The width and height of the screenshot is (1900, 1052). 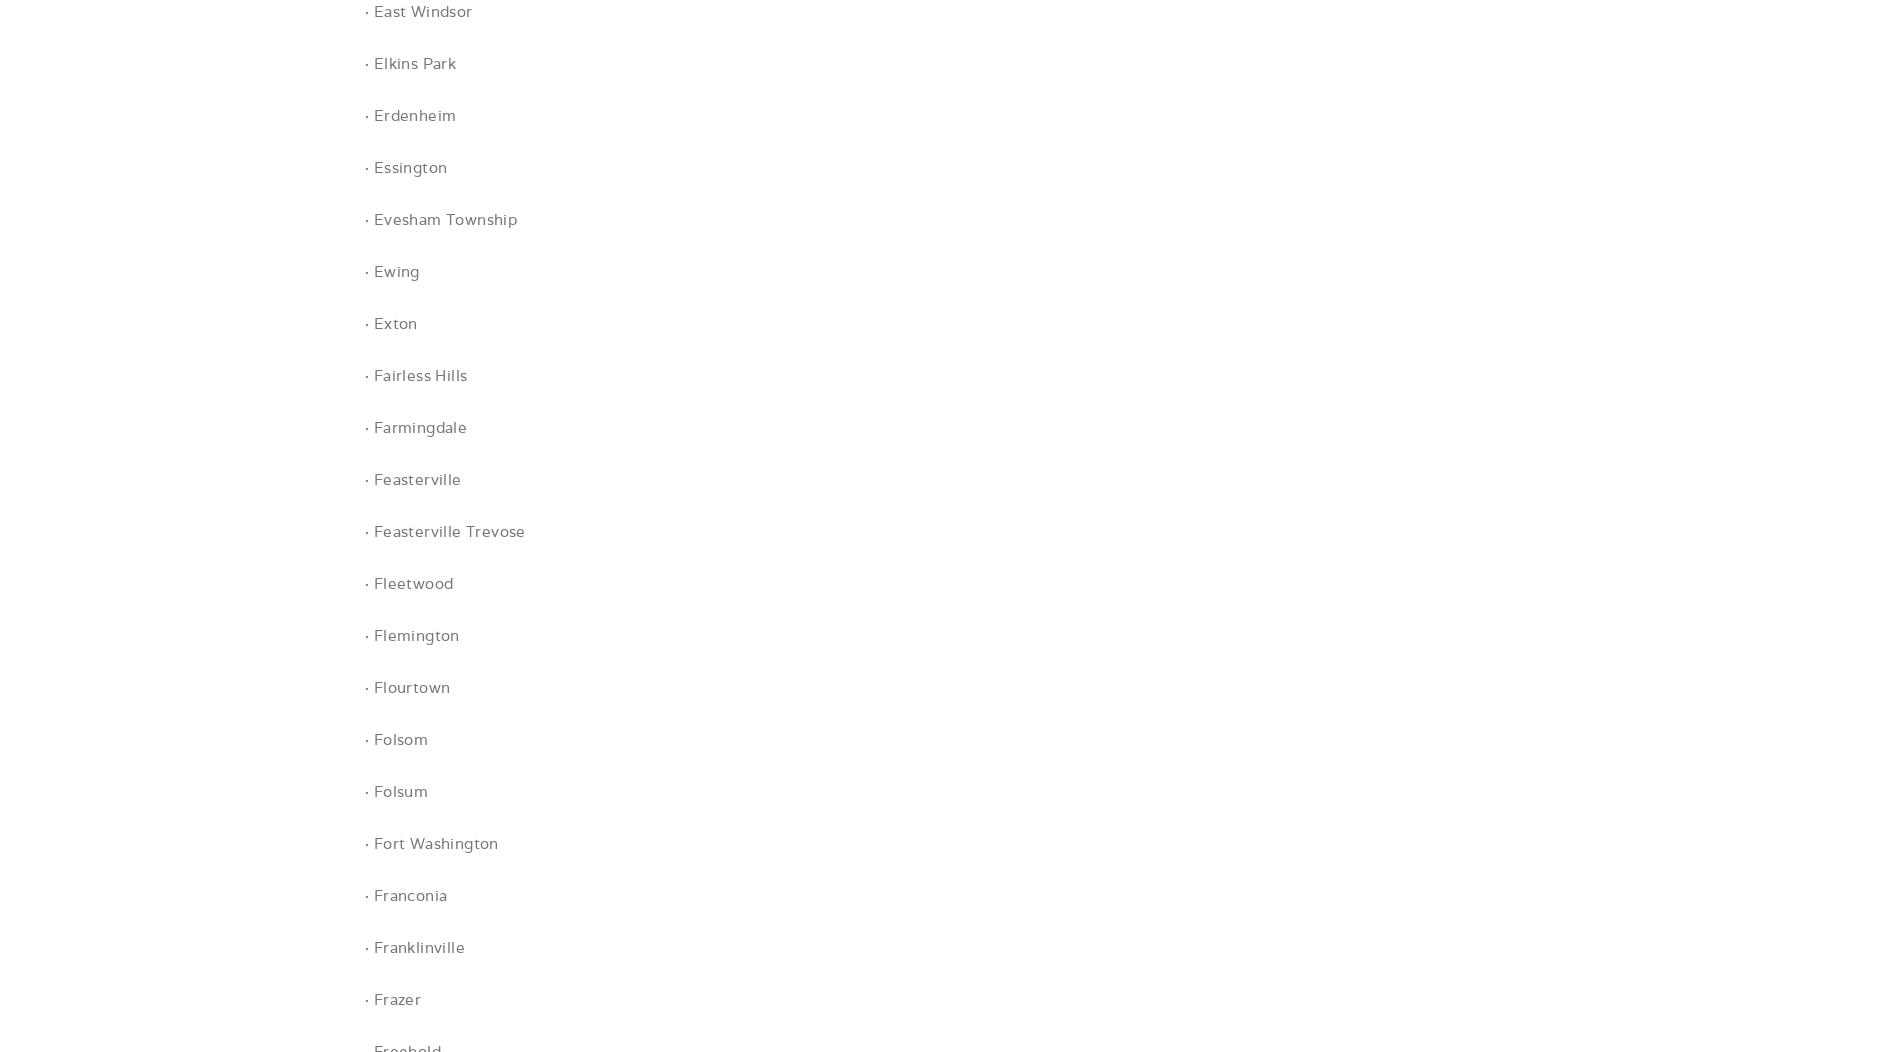 I want to click on '· Franconia', so click(x=405, y=895).